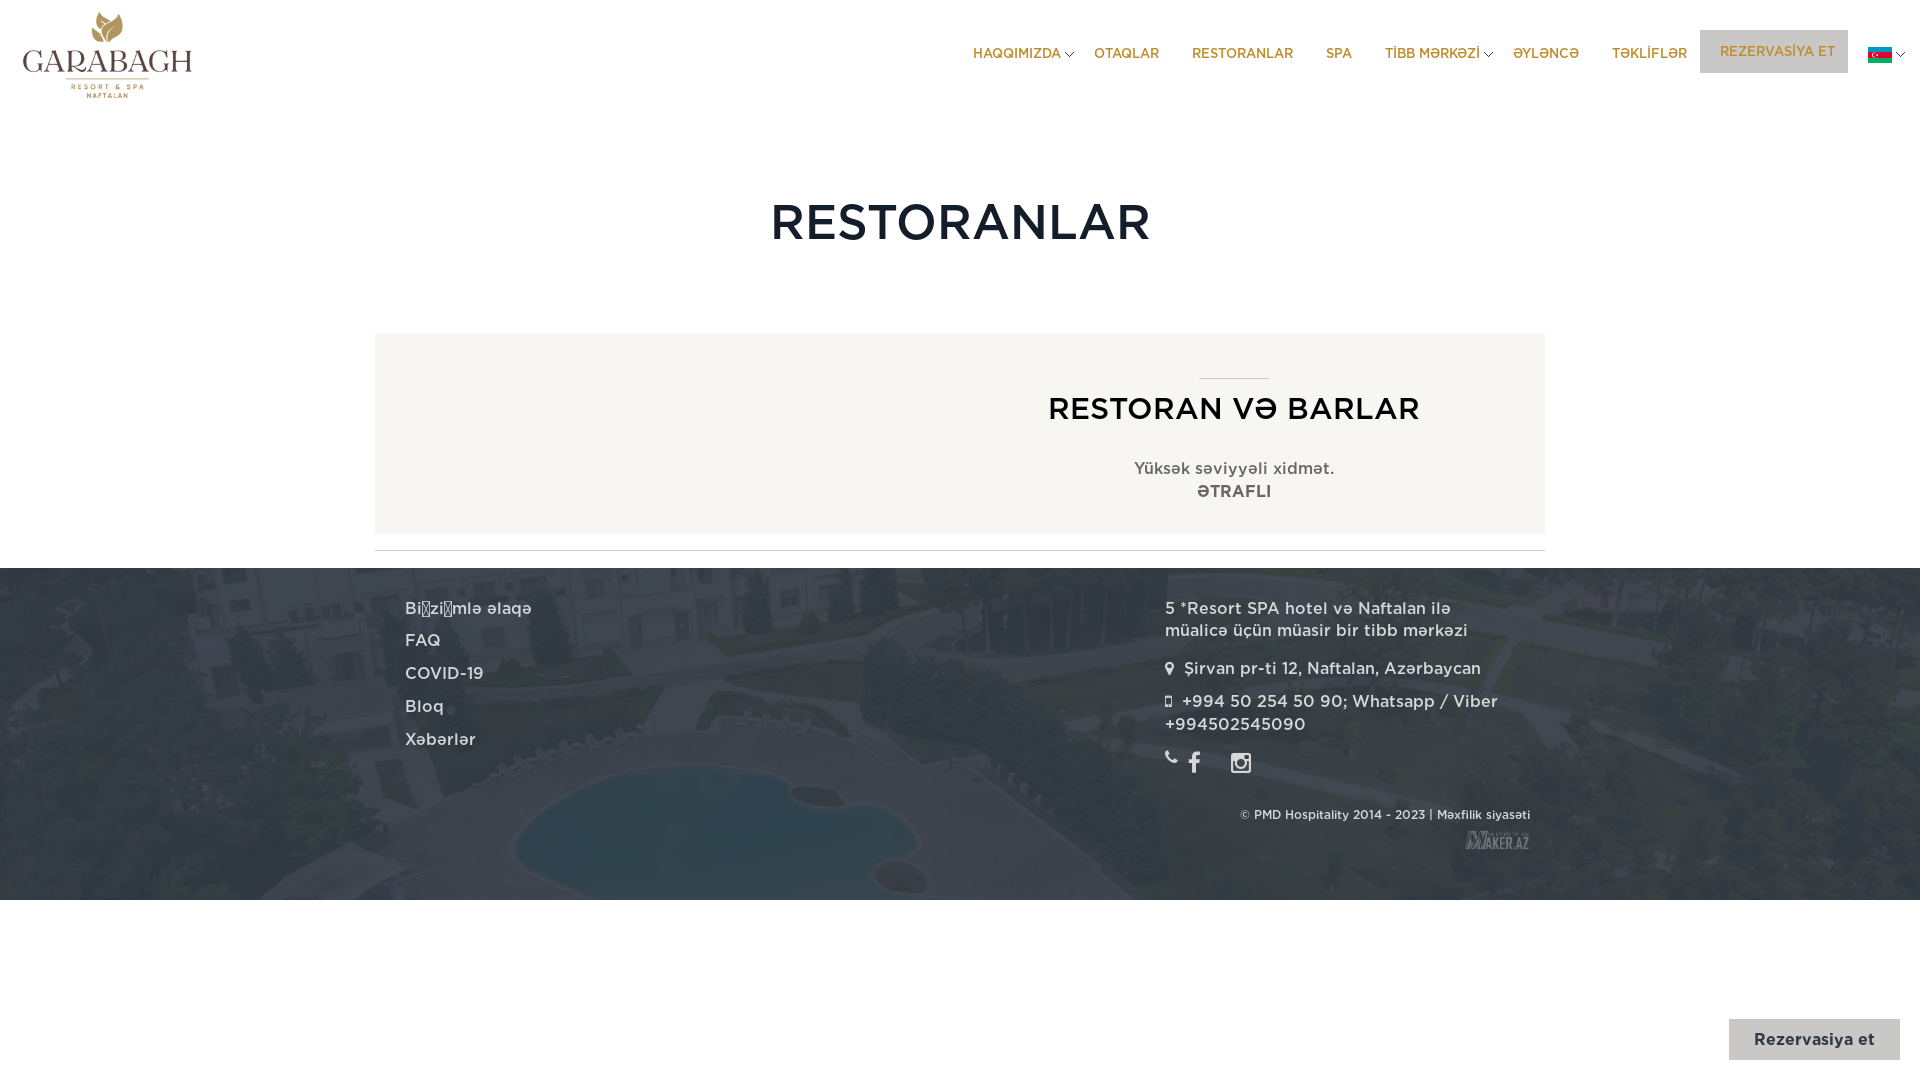  Describe the element at coordinates (1305, 53) in the screenshot. I see `'SPA'` at that location.